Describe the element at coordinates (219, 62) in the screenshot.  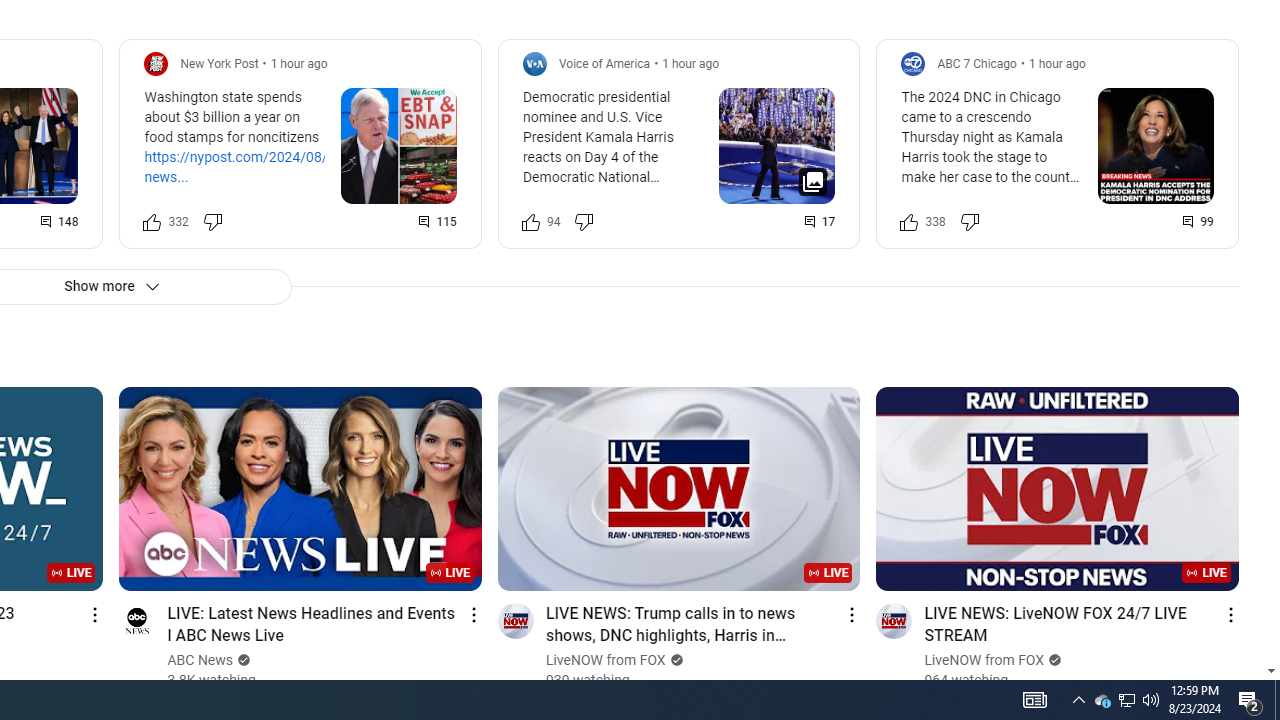
I see `'New York Post'` at that location.